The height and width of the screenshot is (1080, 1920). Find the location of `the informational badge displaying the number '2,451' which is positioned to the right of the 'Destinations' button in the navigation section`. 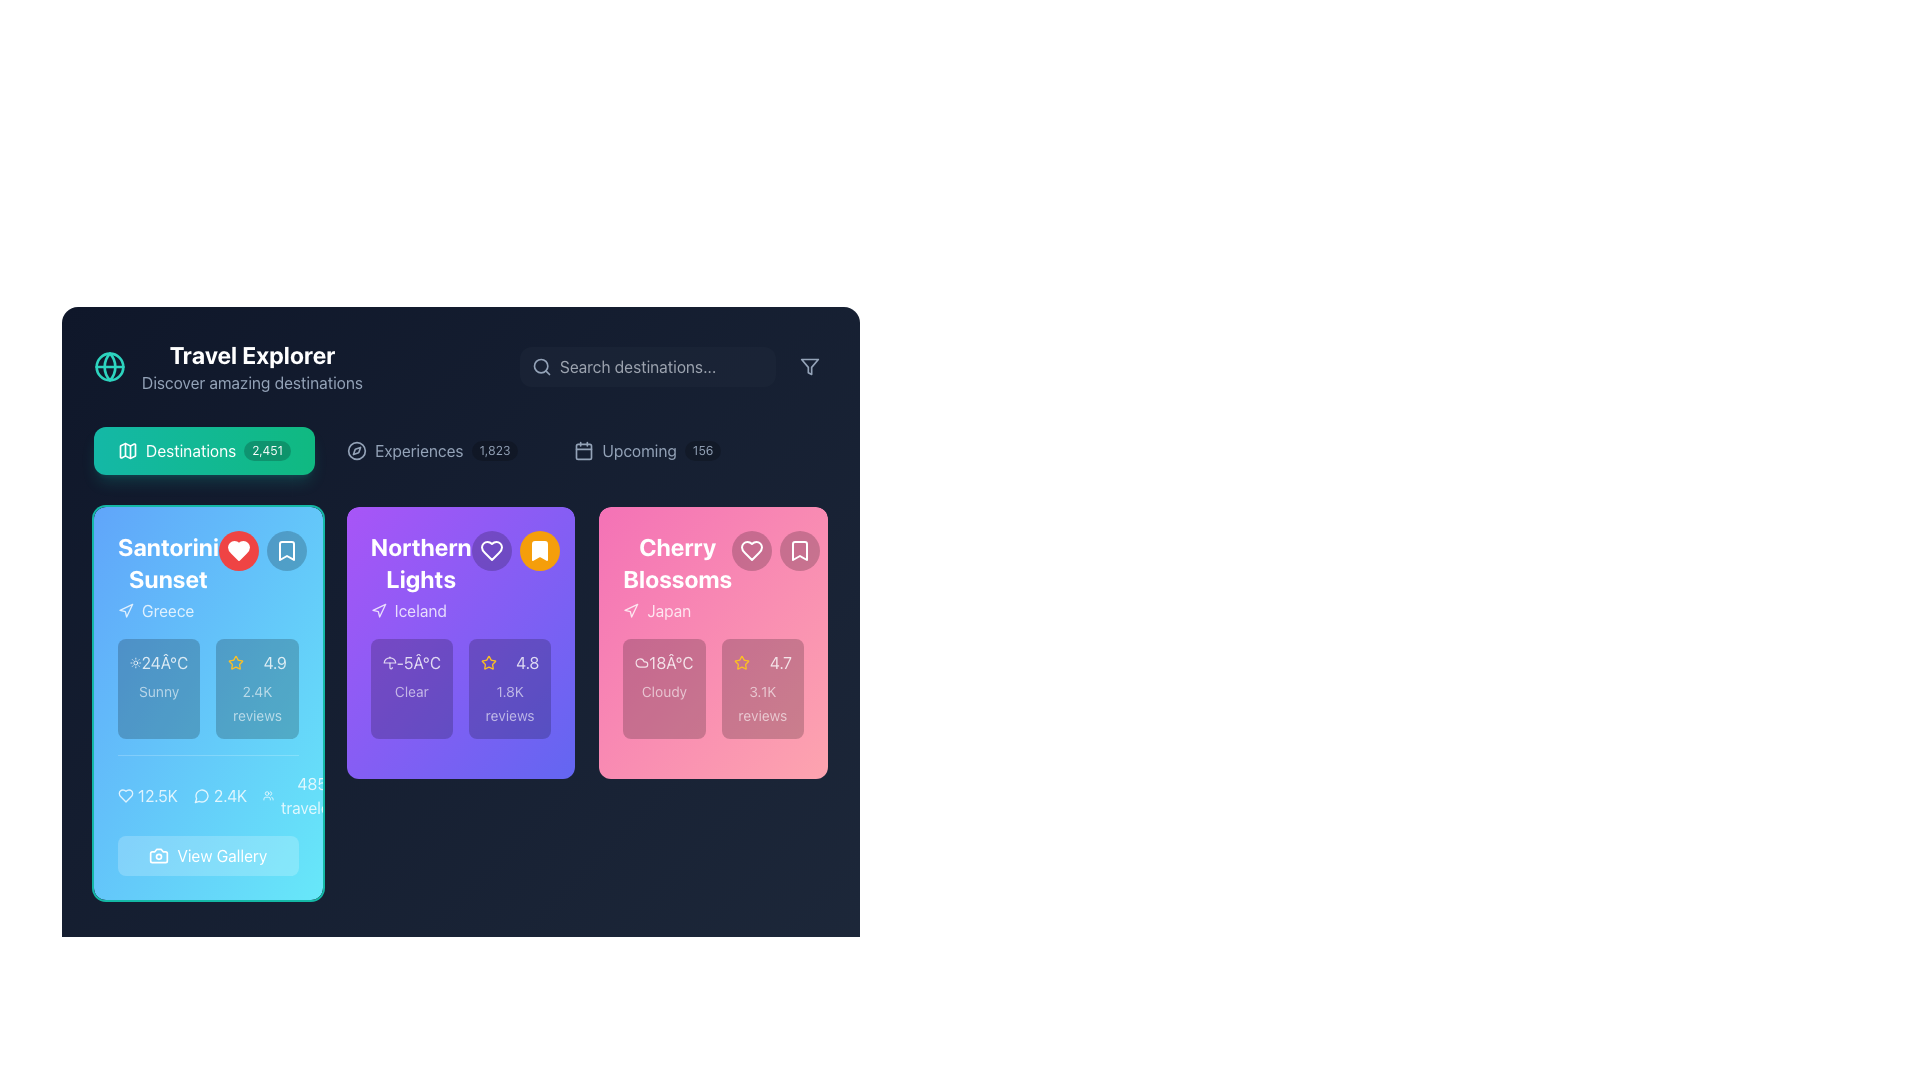

the informational badge displaying the number '2,451' which is positioned to the right of the 'Destinations' button in the navigation section is located at coordinates (266, 451).